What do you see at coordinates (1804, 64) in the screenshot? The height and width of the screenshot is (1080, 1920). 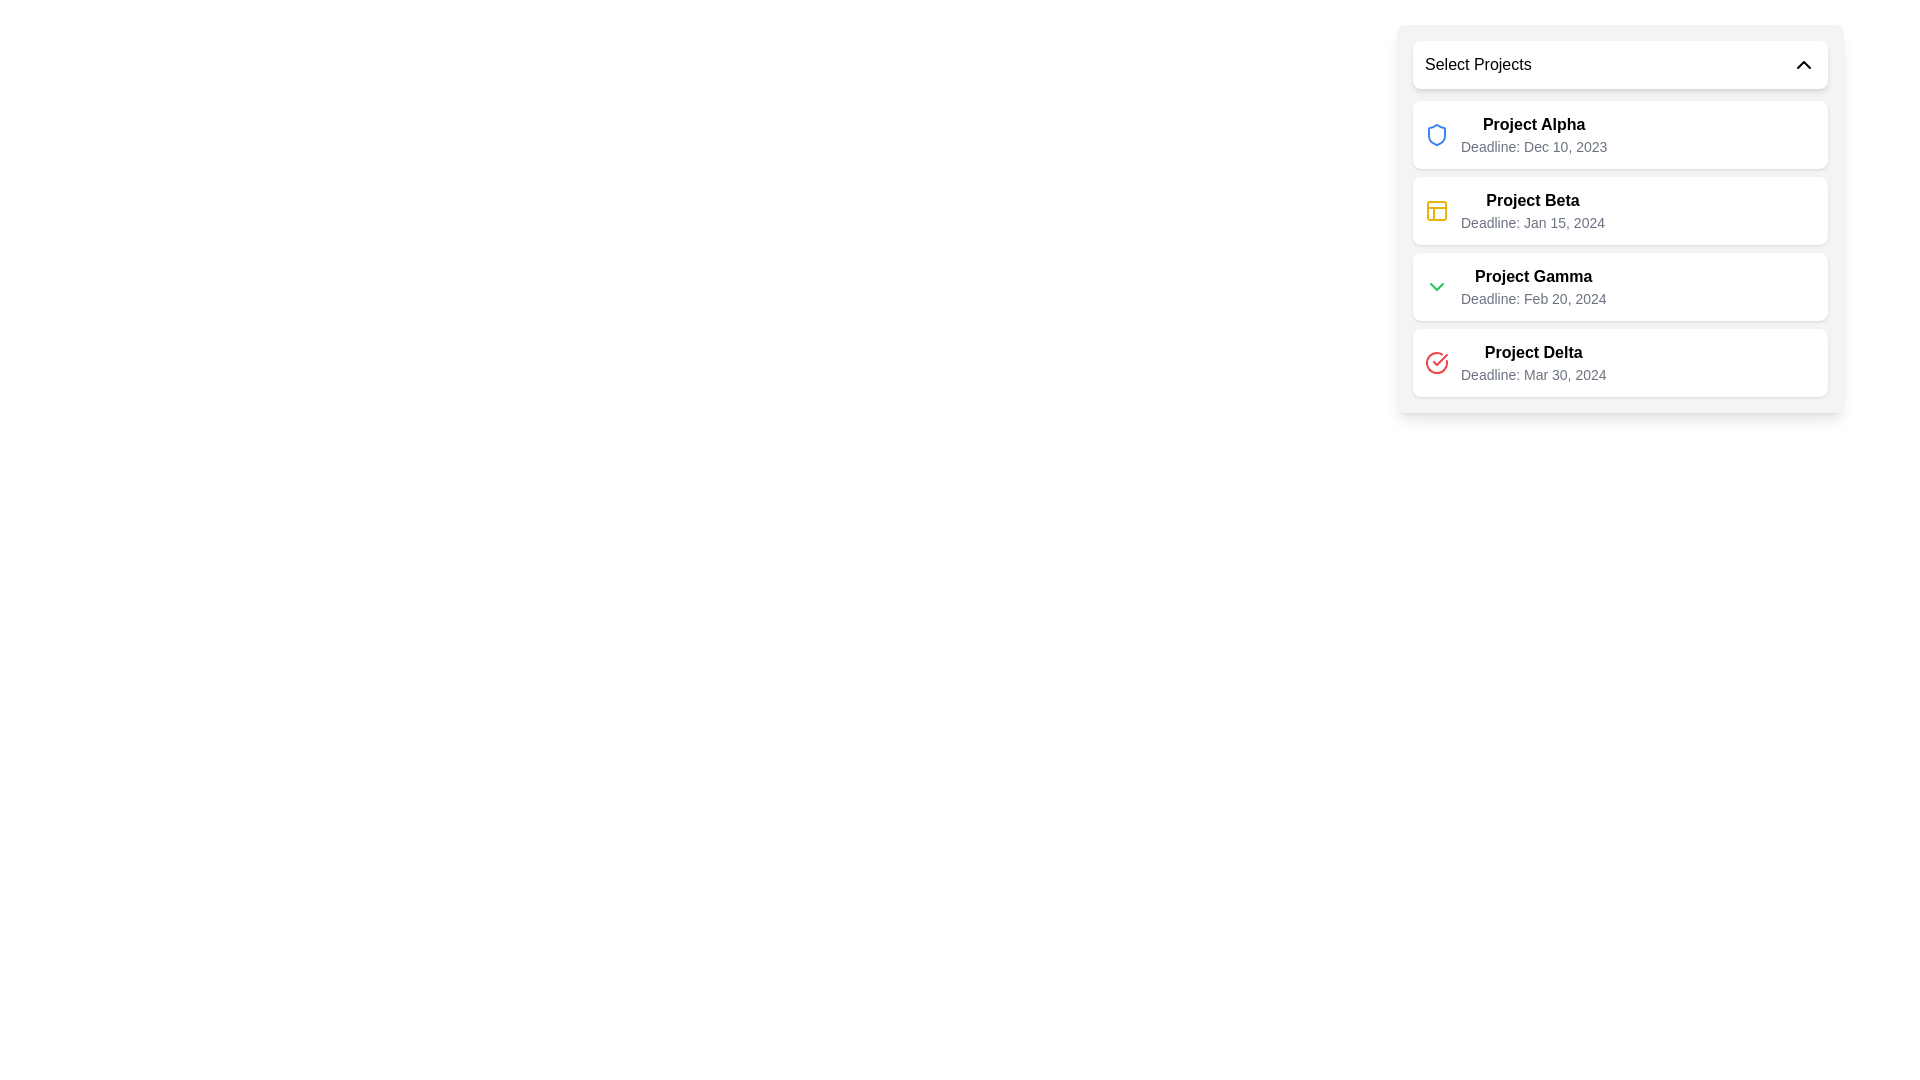 I see `the chevron icon located on the far-right side of the 'Select Projects' dropdown button` at bounding box center [1804, 64].